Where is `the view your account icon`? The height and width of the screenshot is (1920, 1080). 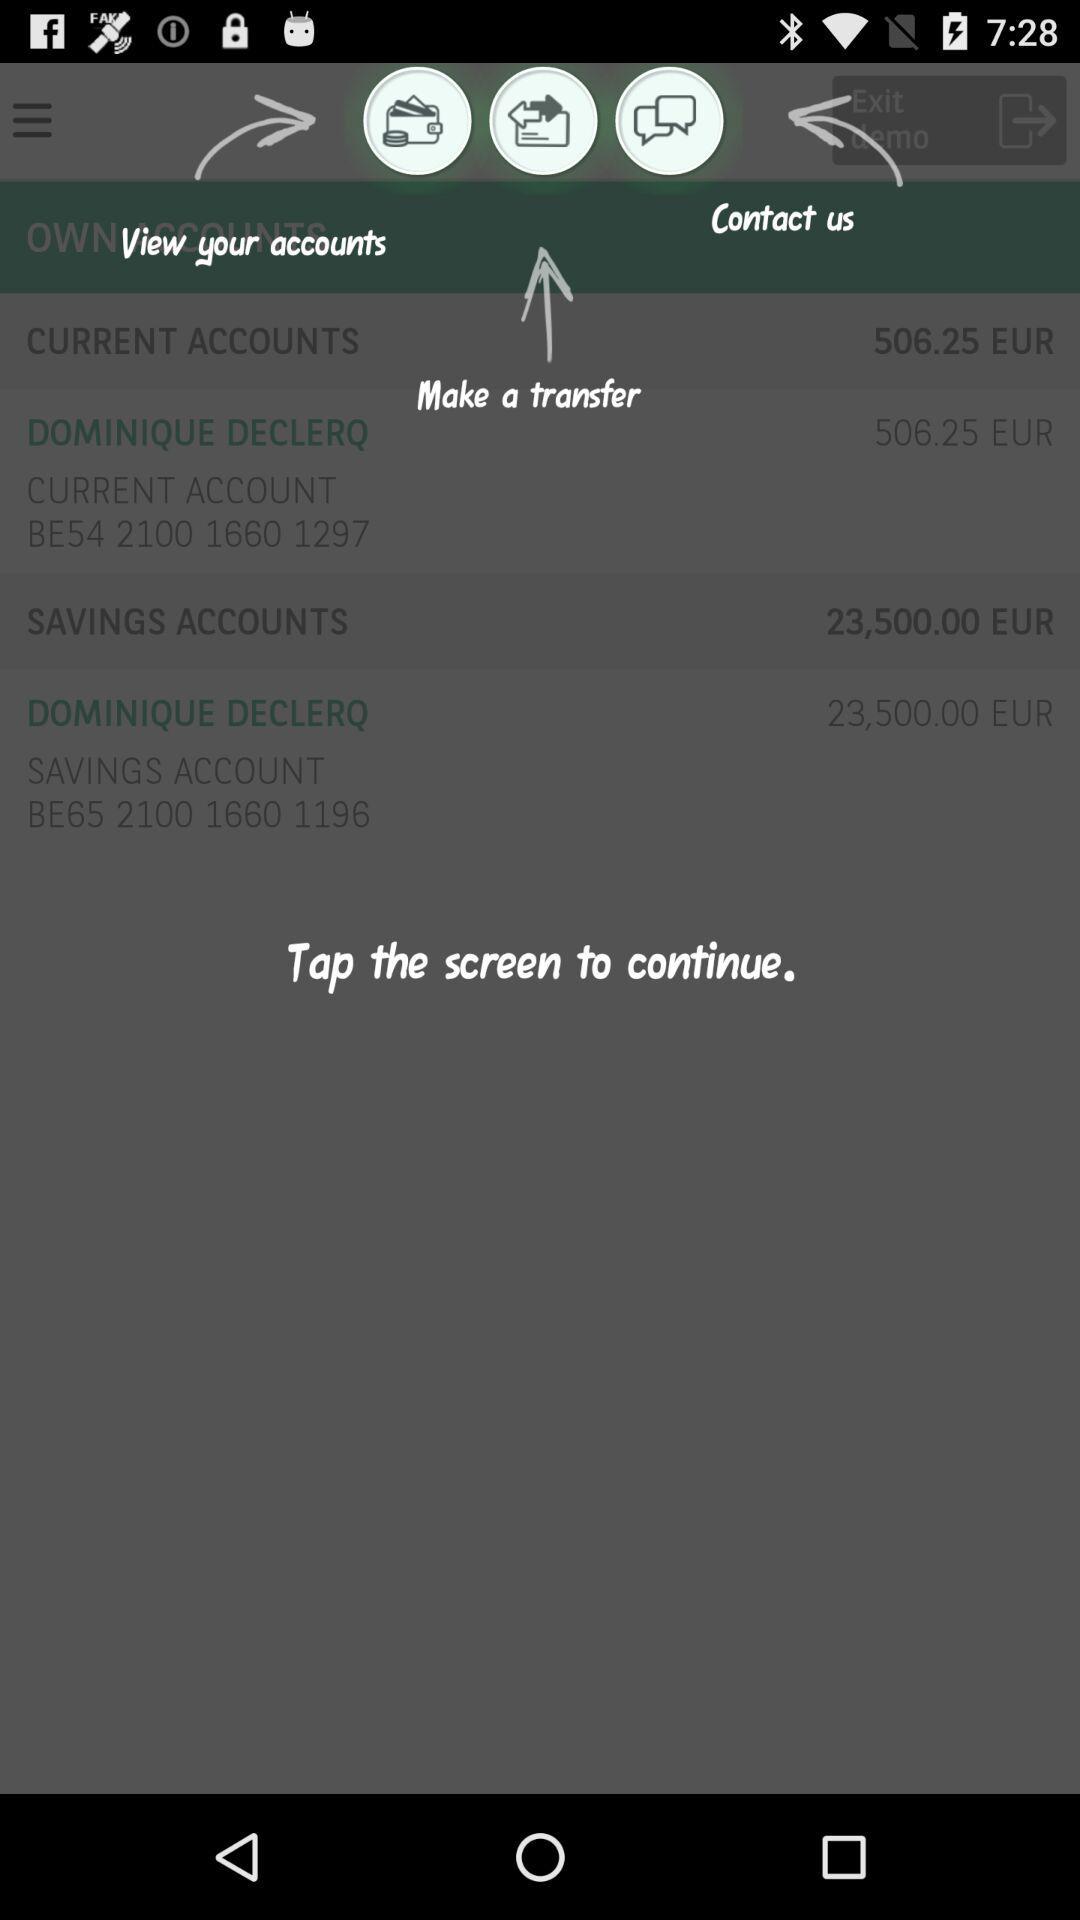
the view your account icon is located at coordinates (412, 119).